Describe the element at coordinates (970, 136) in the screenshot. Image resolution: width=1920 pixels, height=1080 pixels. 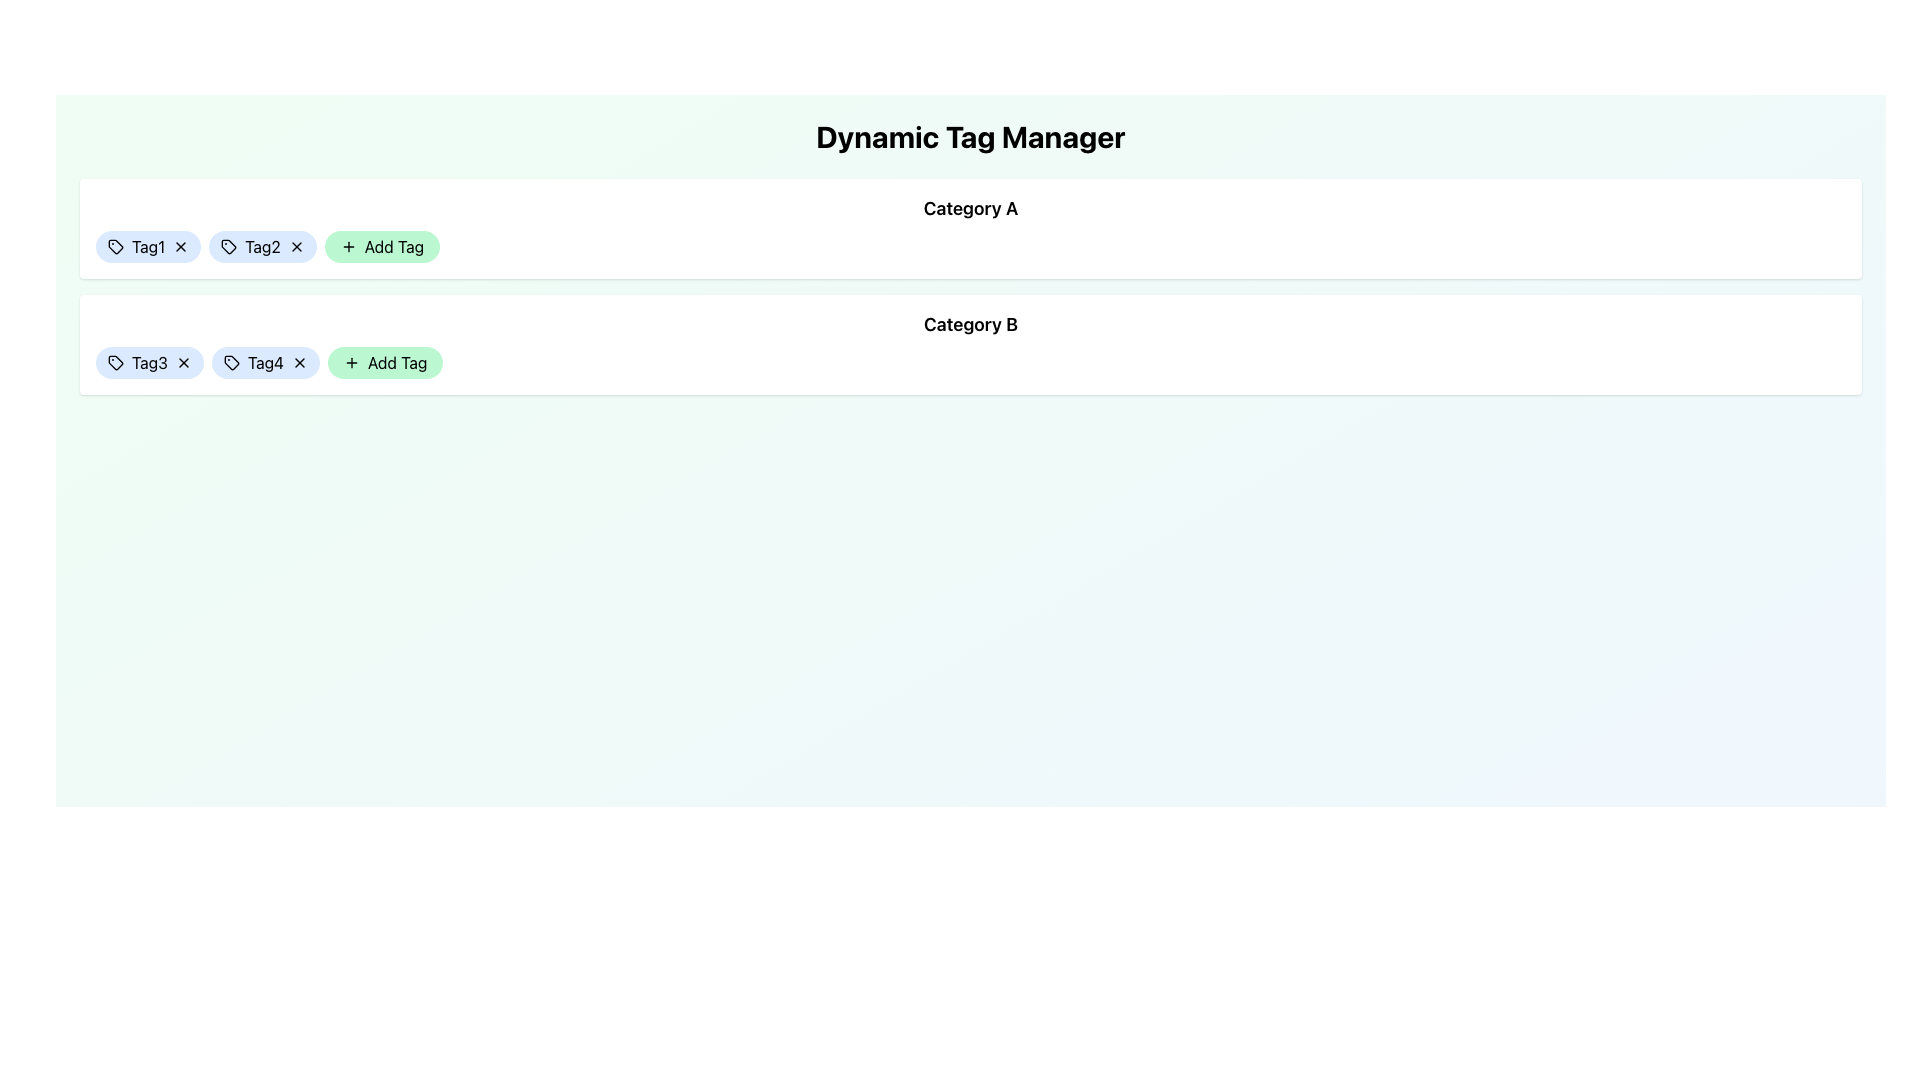
I see `the heading text that indicates the functionality or name of the application, located above 'Category A'` at that location.